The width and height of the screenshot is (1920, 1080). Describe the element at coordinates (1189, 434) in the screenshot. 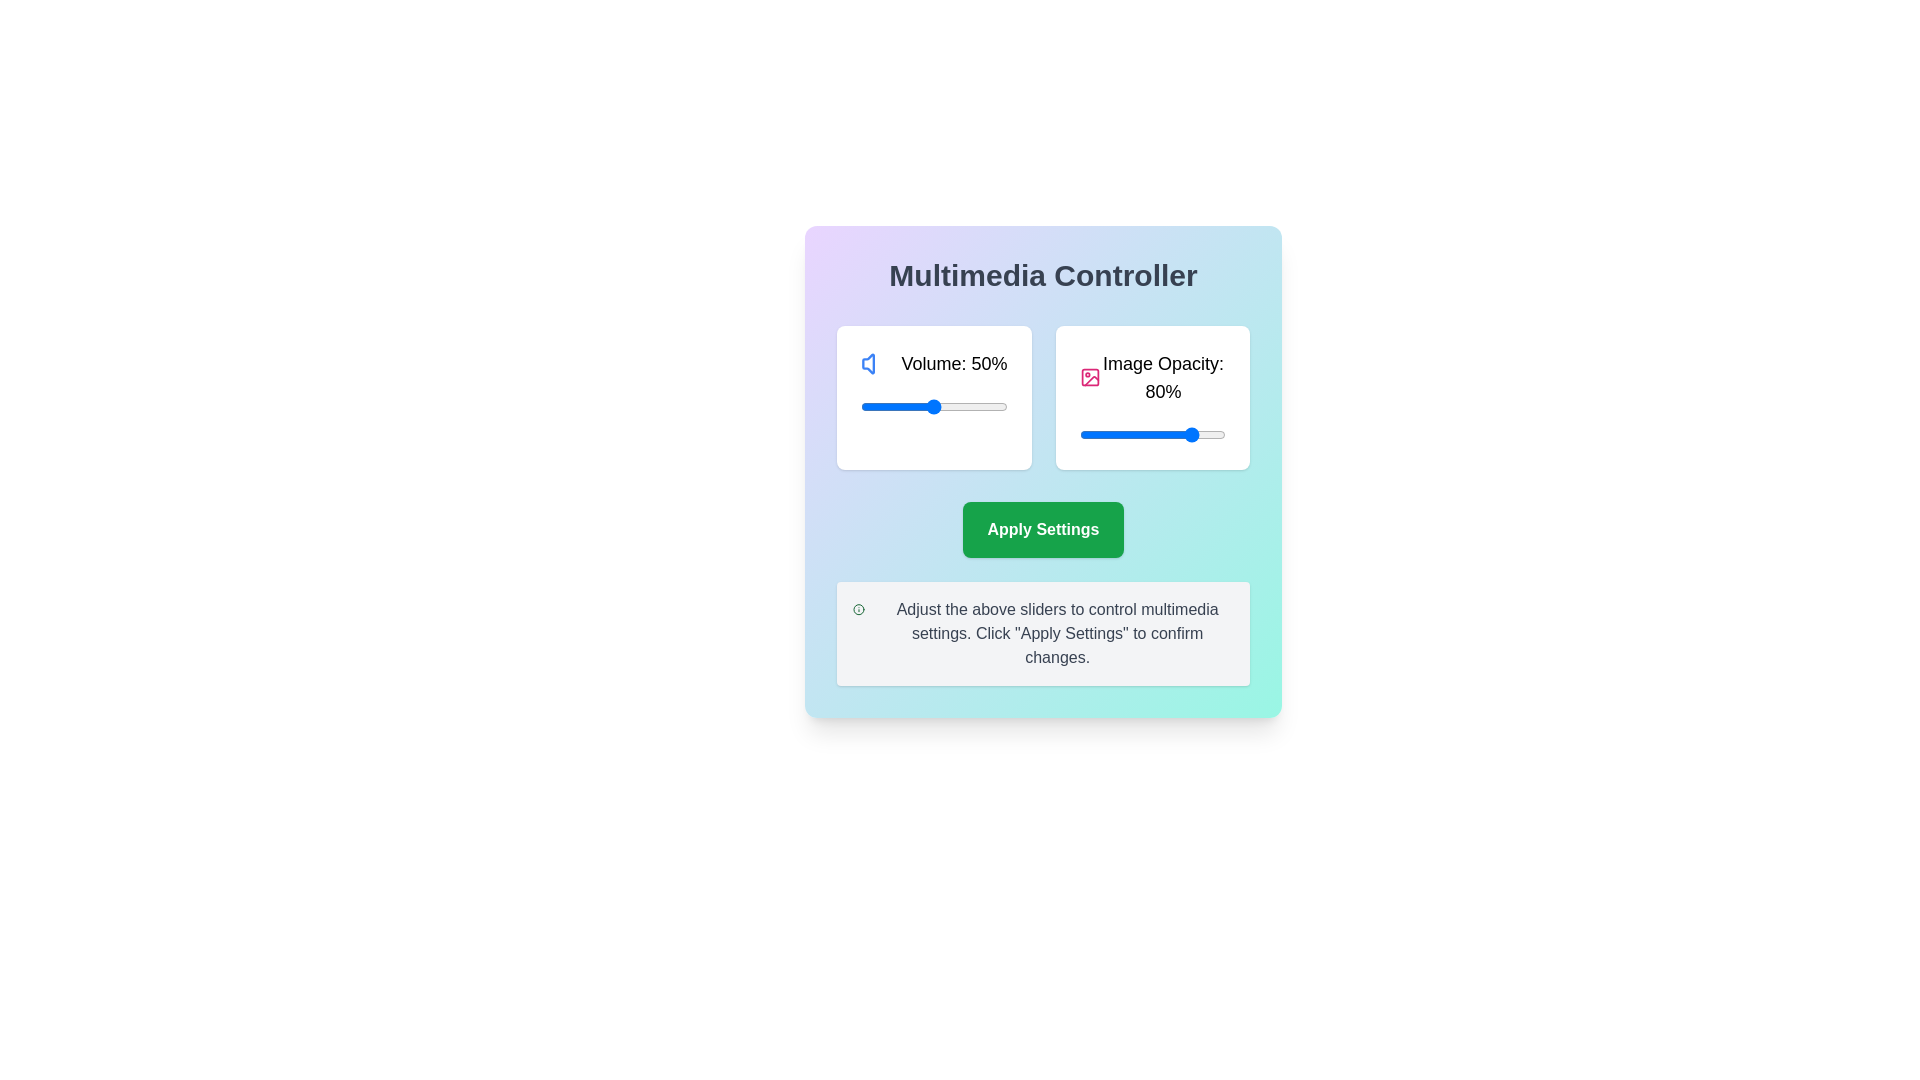

I see `the image opacity slider to set the transparency to 75%` at that location.